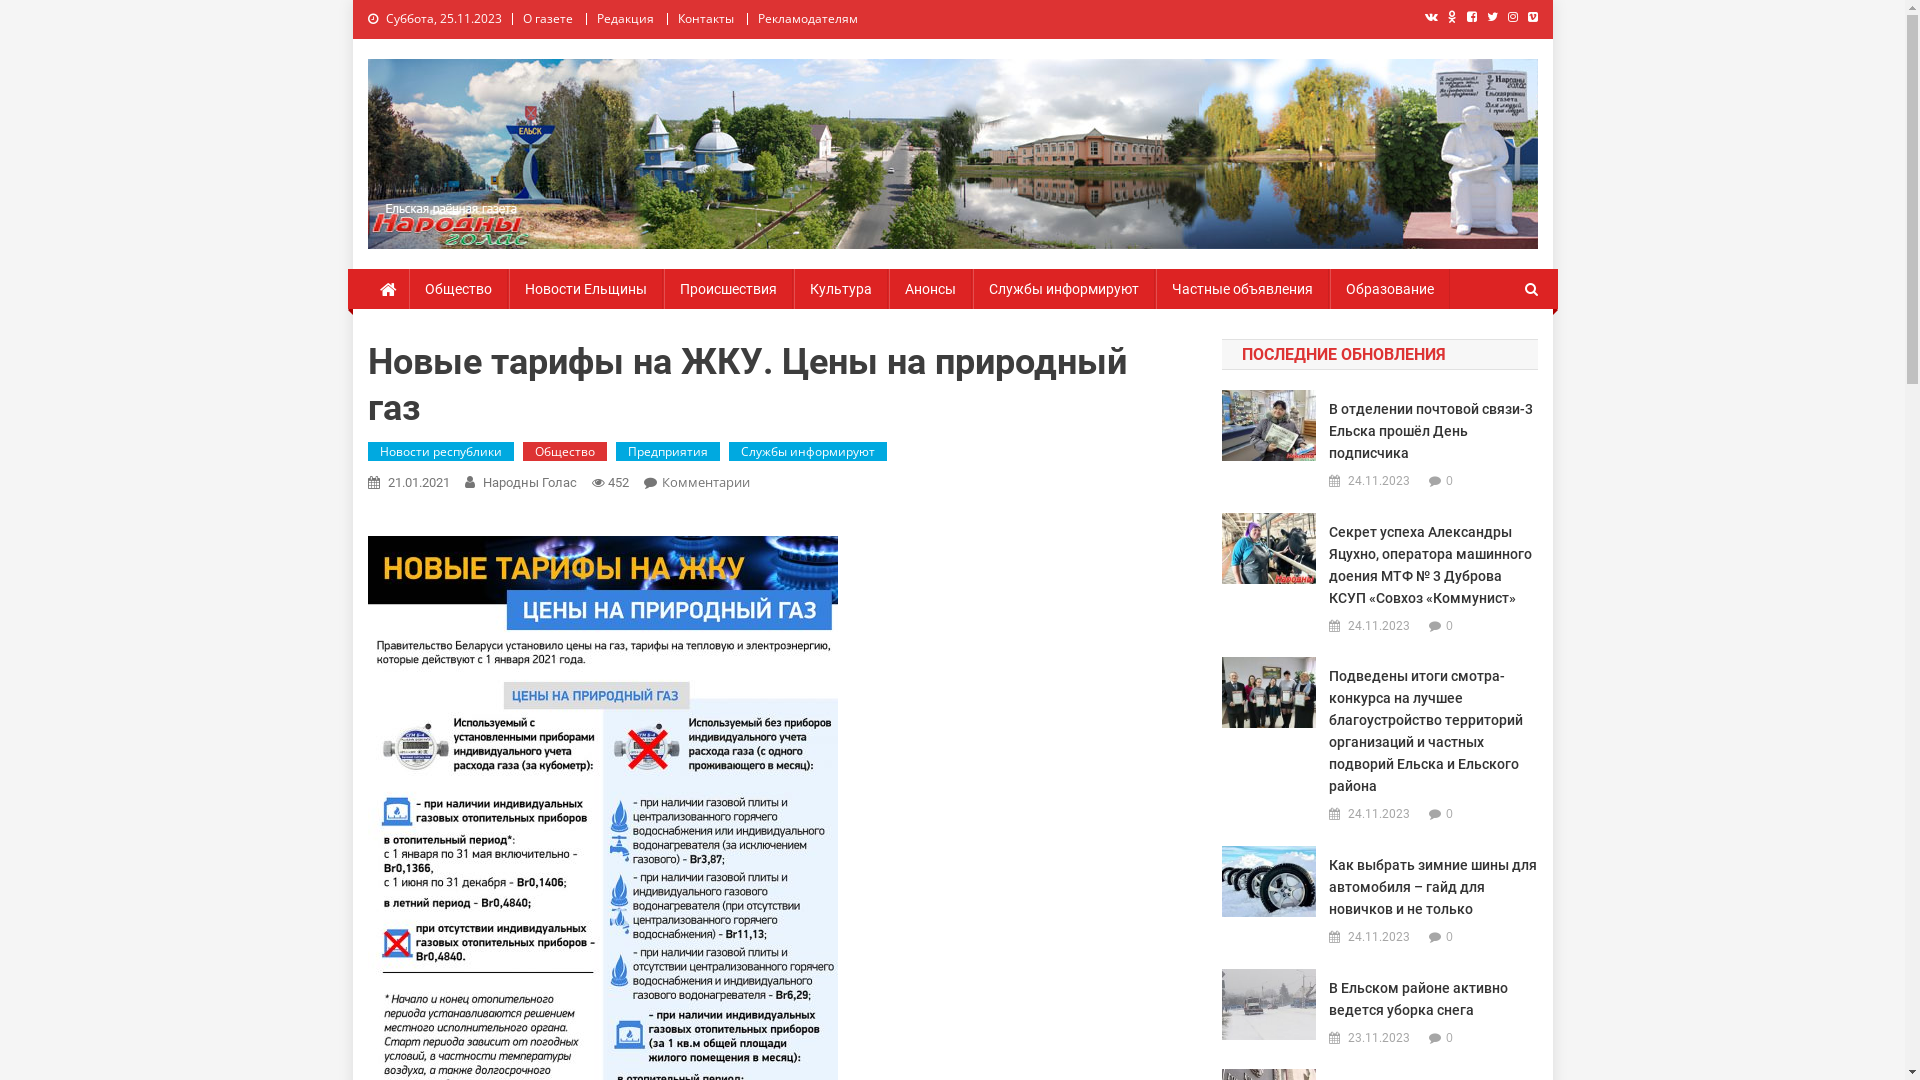 The width and height of the screenshot is (1920, 1080). I want to click on '24.11.2023', so click(1377, 626).